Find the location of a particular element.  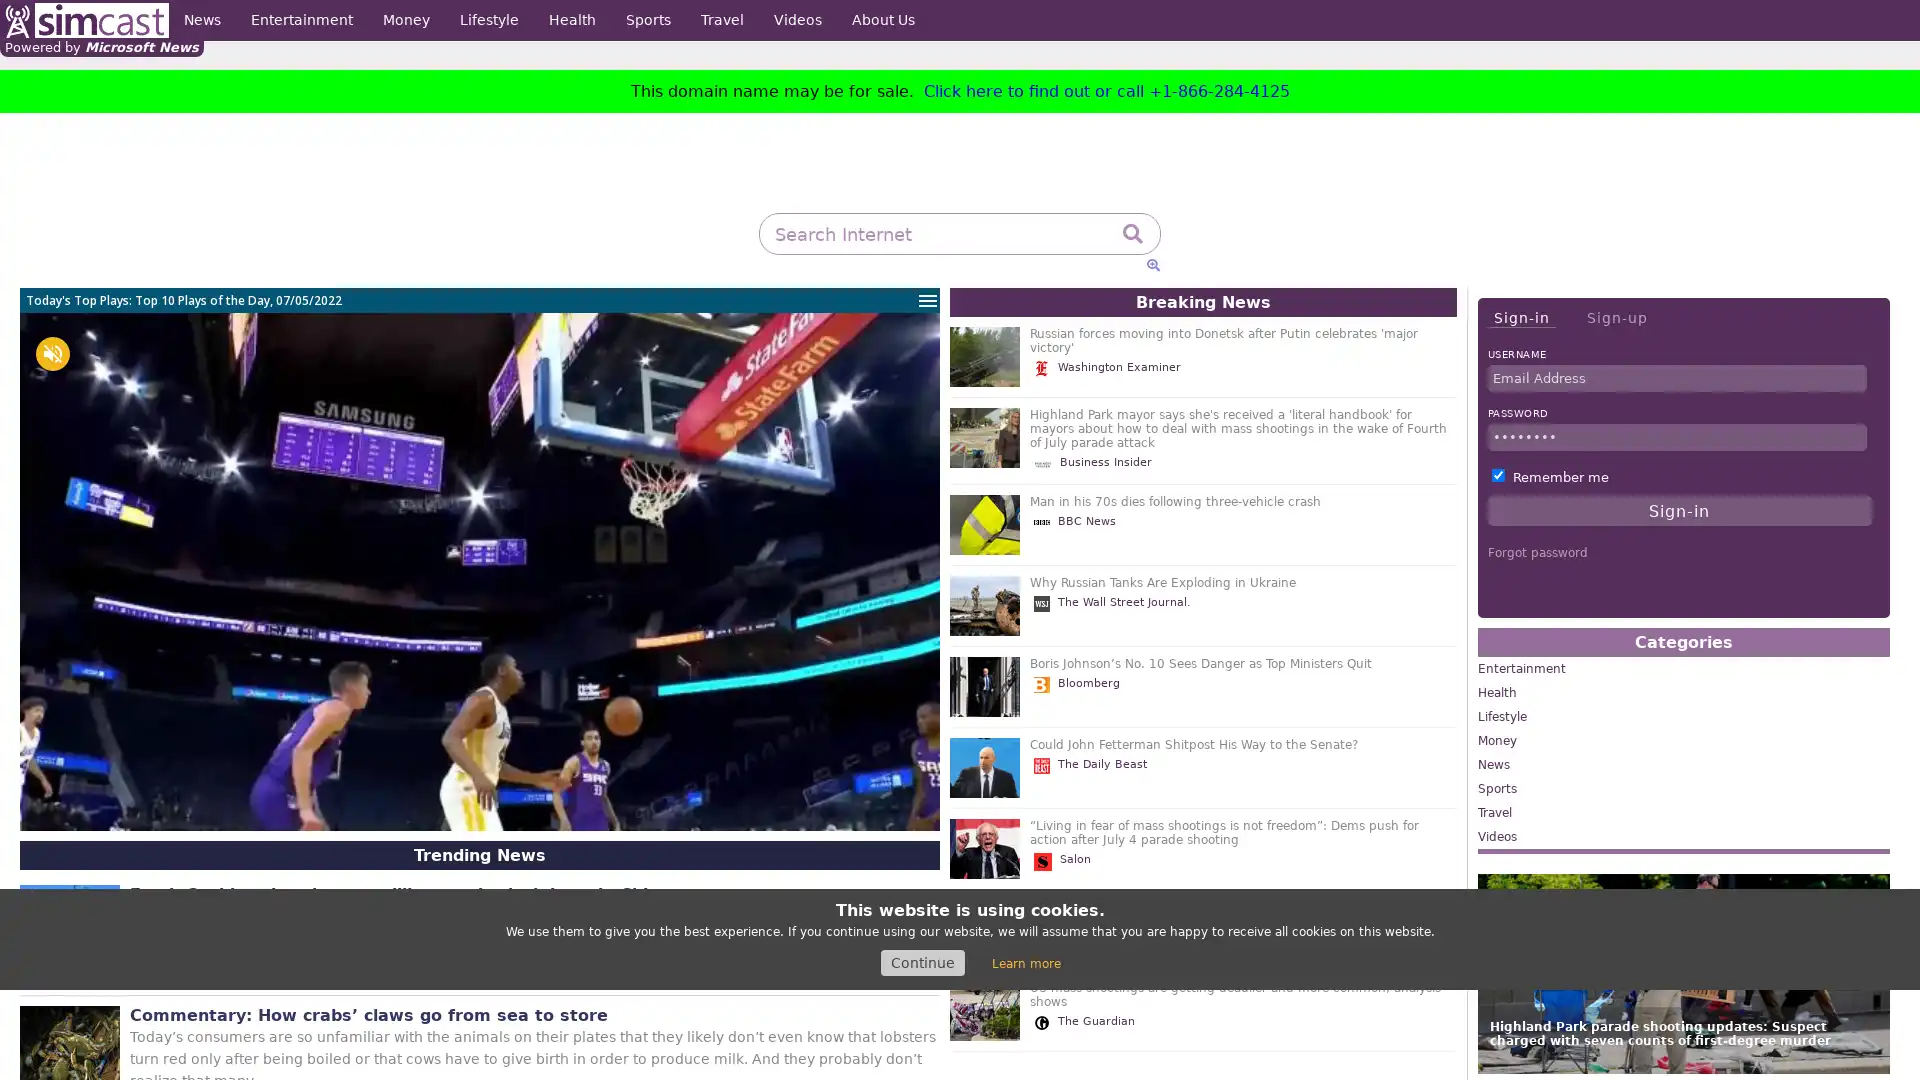

Sign-in is located at coordinates (1679, 509).